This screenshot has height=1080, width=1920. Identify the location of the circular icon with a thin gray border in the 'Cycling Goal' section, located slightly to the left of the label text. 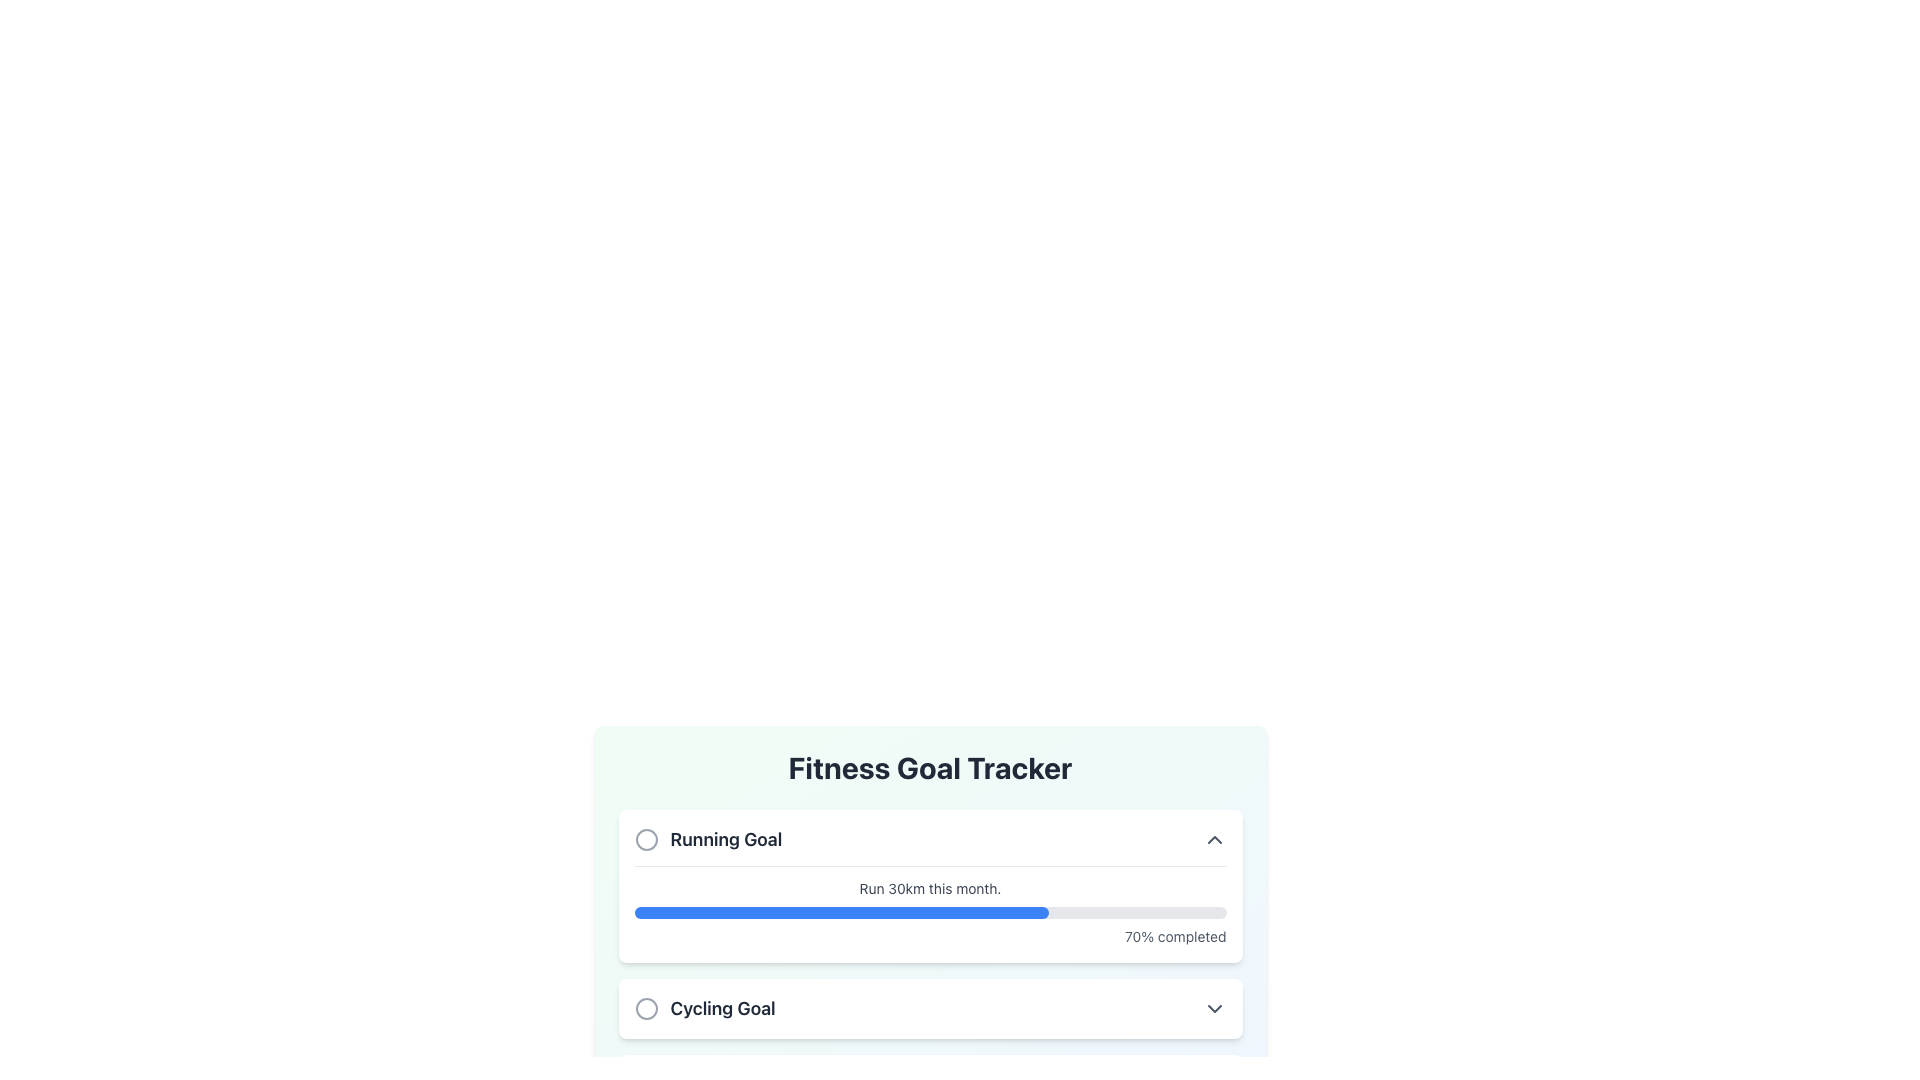
(646, 1009).